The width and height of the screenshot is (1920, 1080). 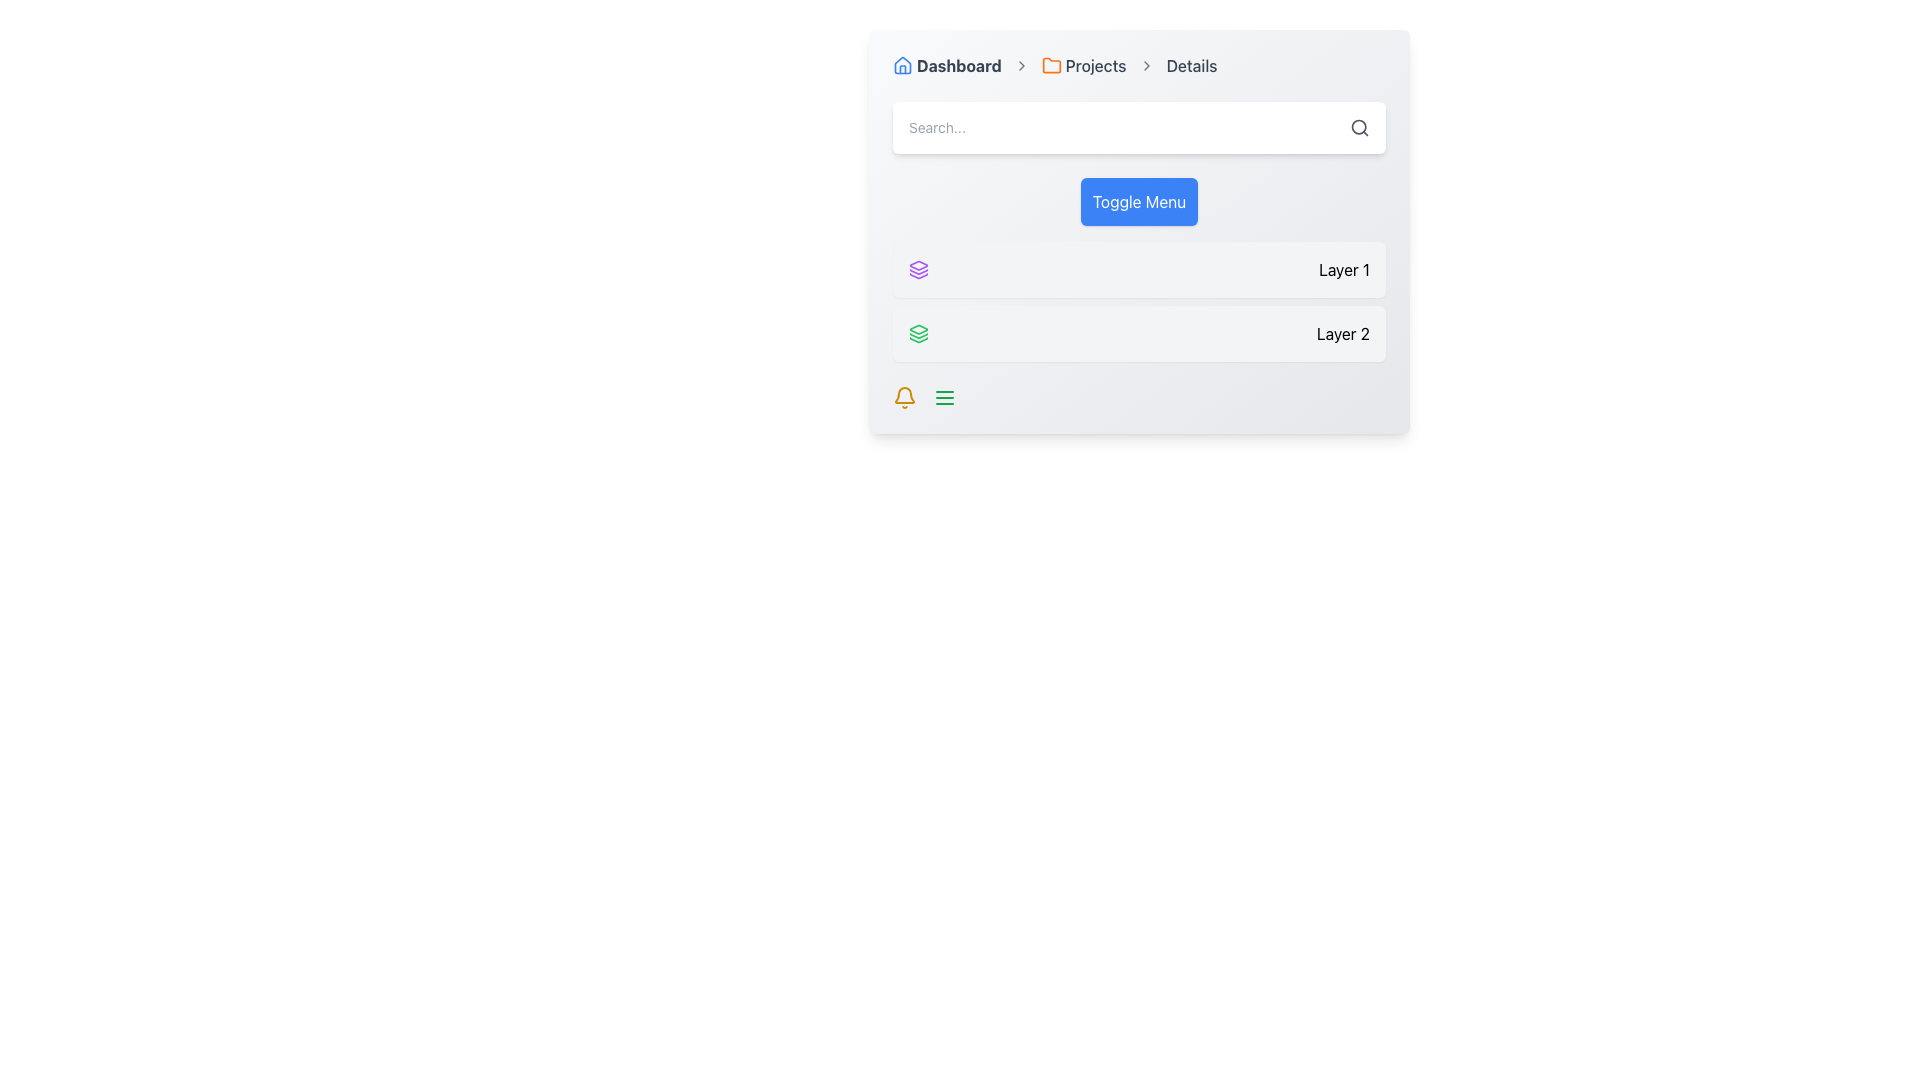 What do you see at coordinates (1344, 270) in the screenshot?
I see `the text label indicating 'Layer 1', which is positioned on the right side of a light gray rectangular card in a vertical list of cards` at bounding box center [1344, 270].